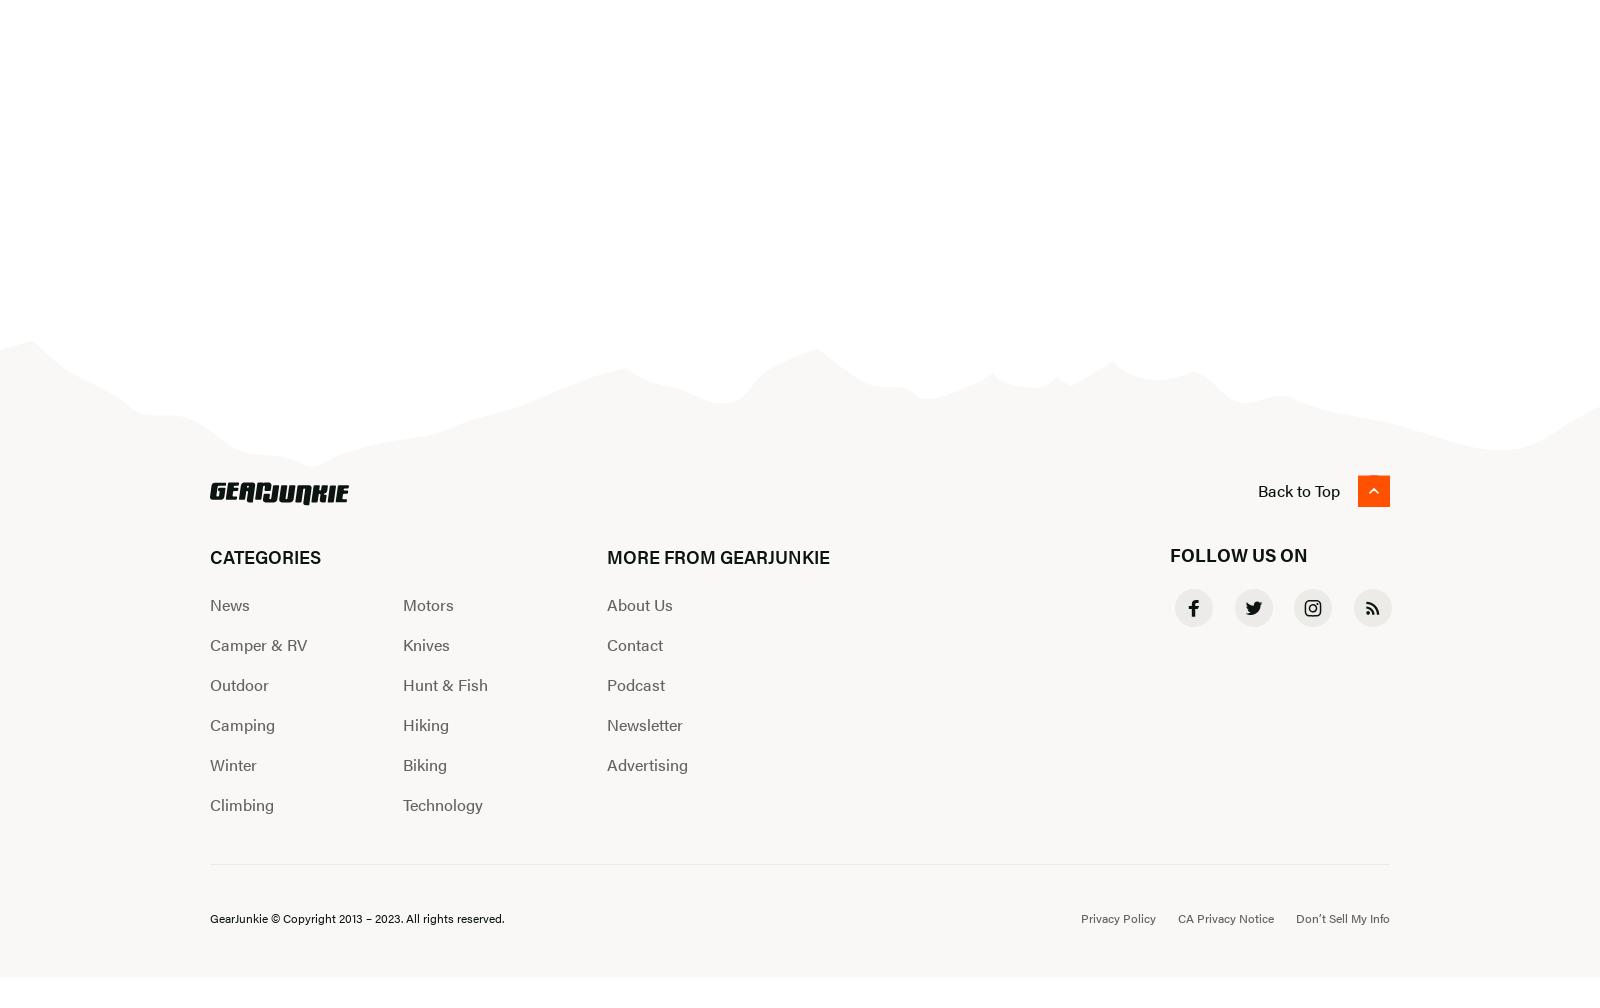 This screenshot has height=1008, width=1600. Describe the element at coordinates (233, 763) in the screenshot. I see `'Winter'` at that location.